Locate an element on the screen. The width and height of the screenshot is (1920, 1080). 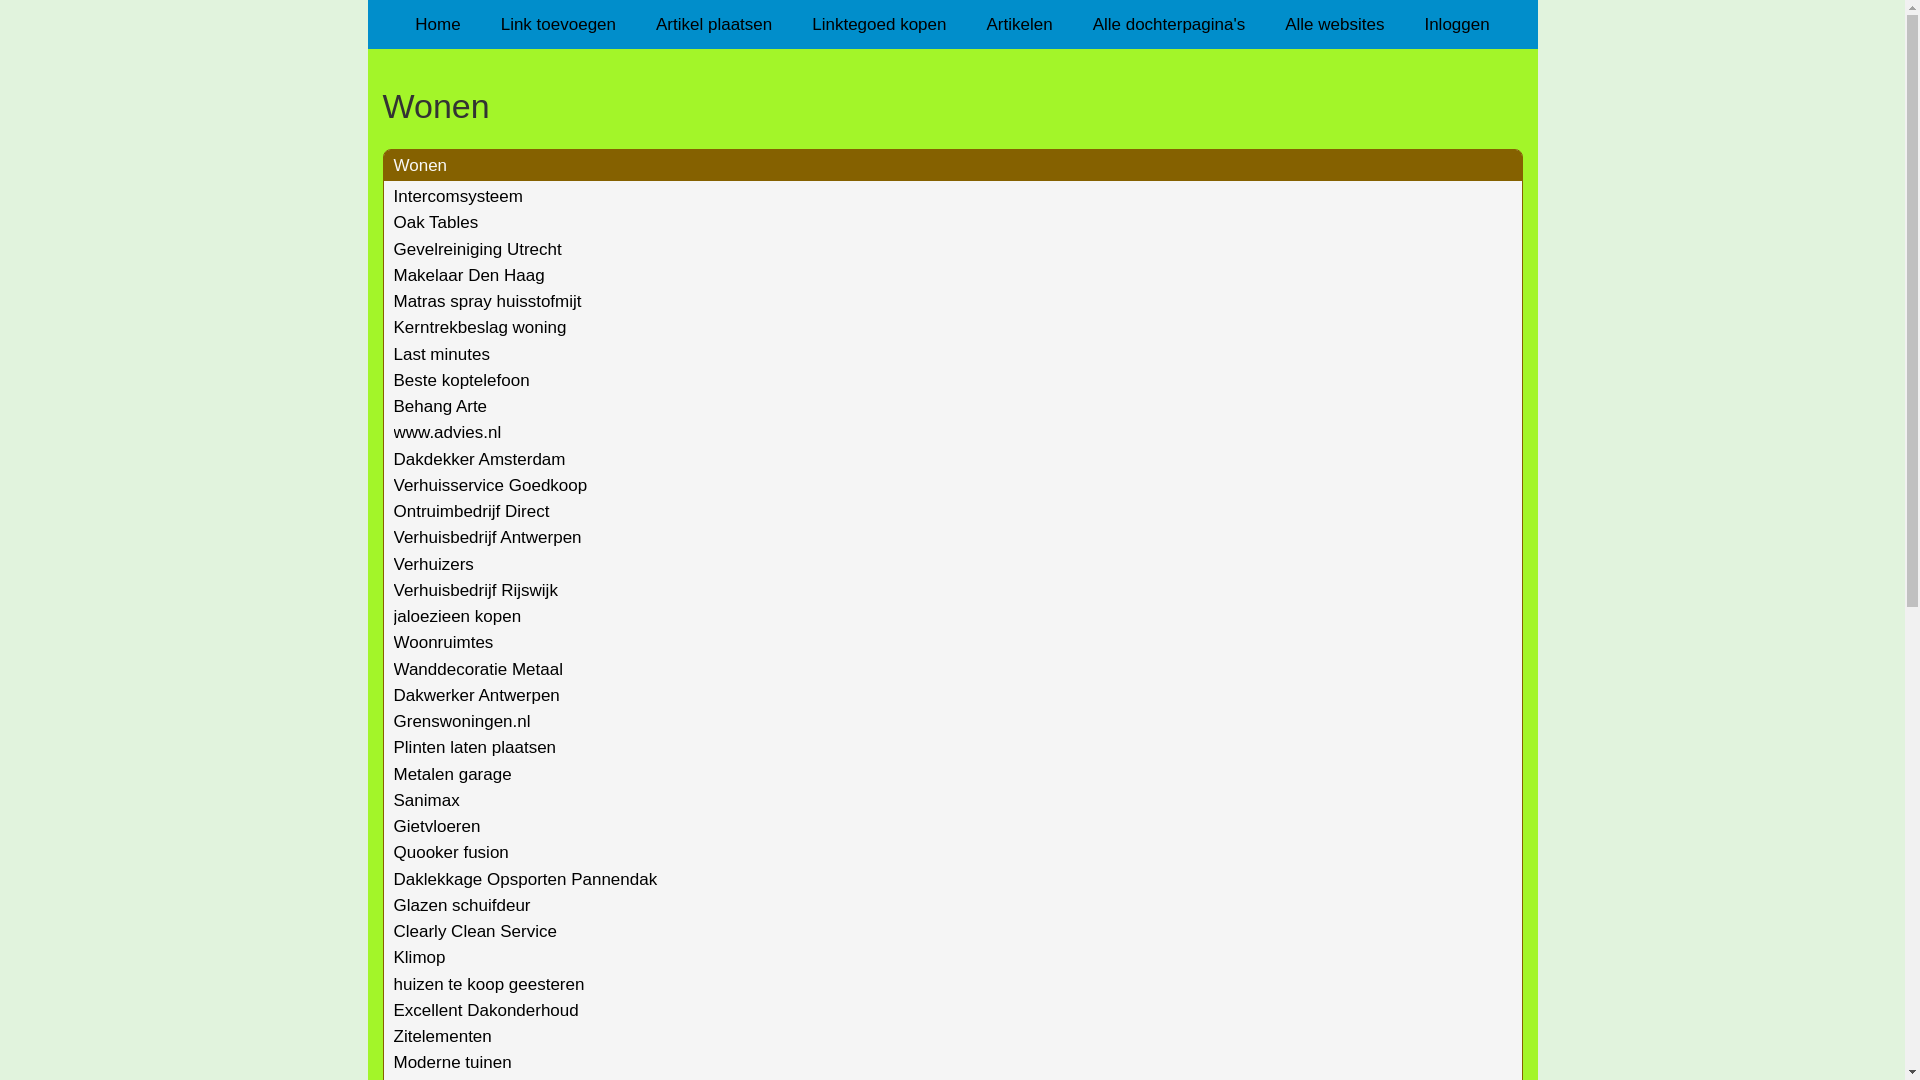
'Quooker fusion' is located at coordinates (450, 852).